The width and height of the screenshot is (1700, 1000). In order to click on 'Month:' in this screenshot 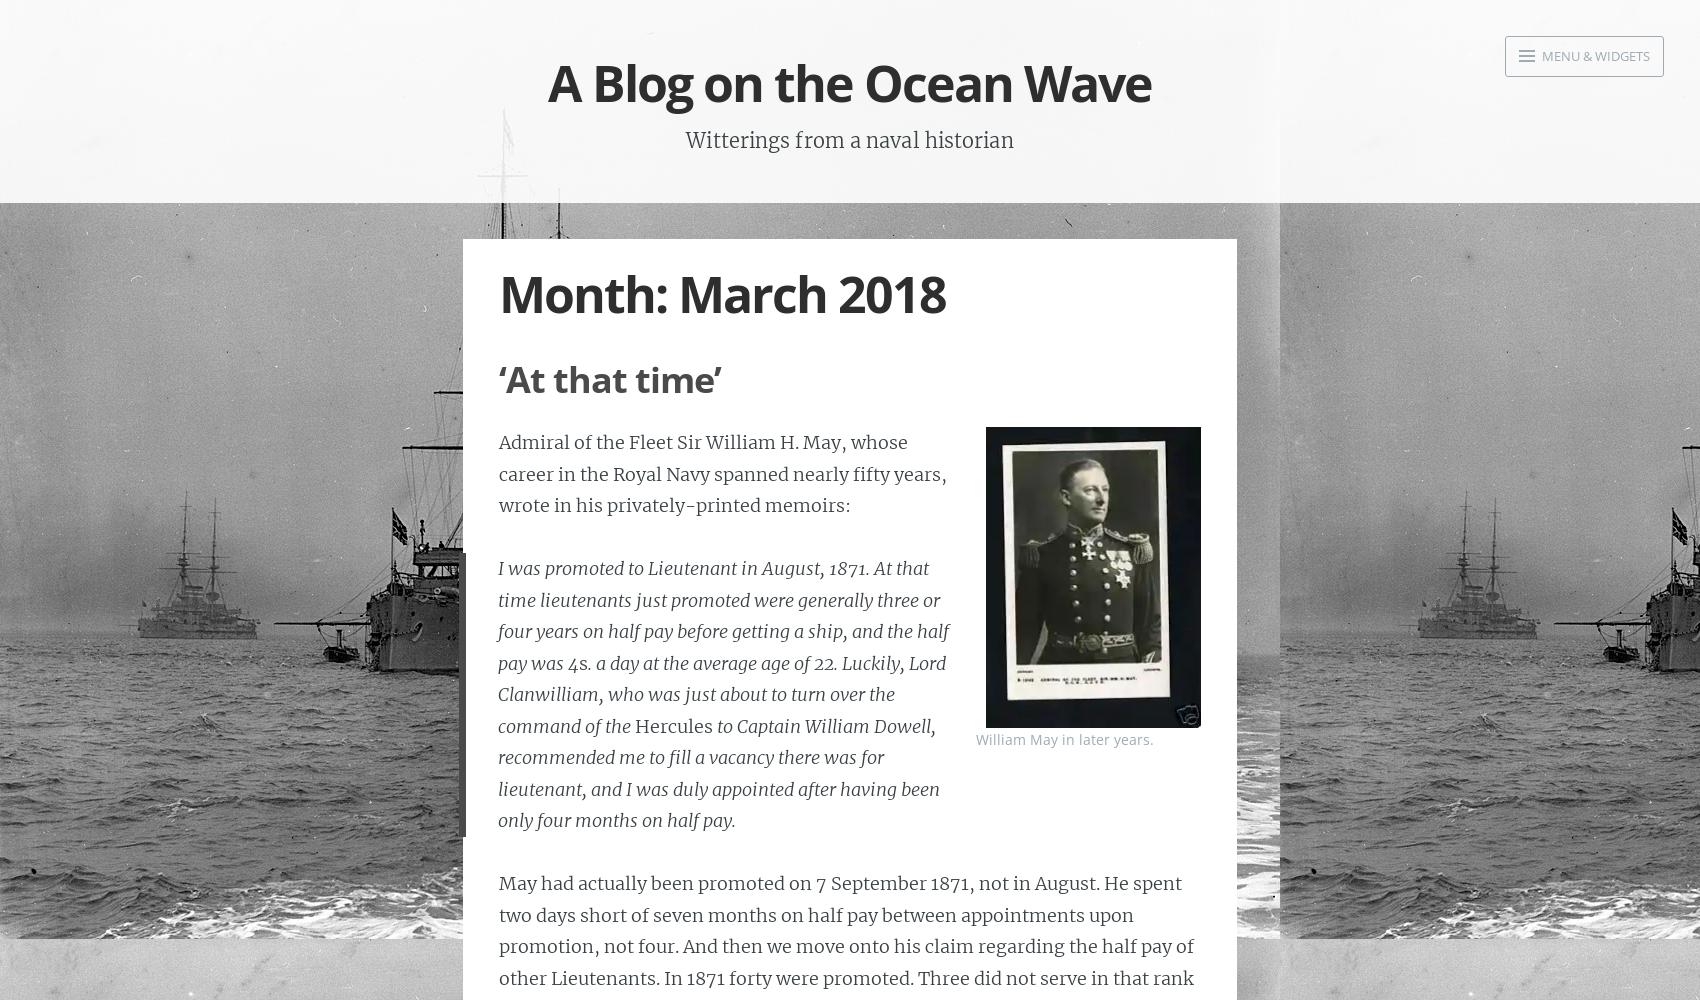, I will do `click(587, 293)`.